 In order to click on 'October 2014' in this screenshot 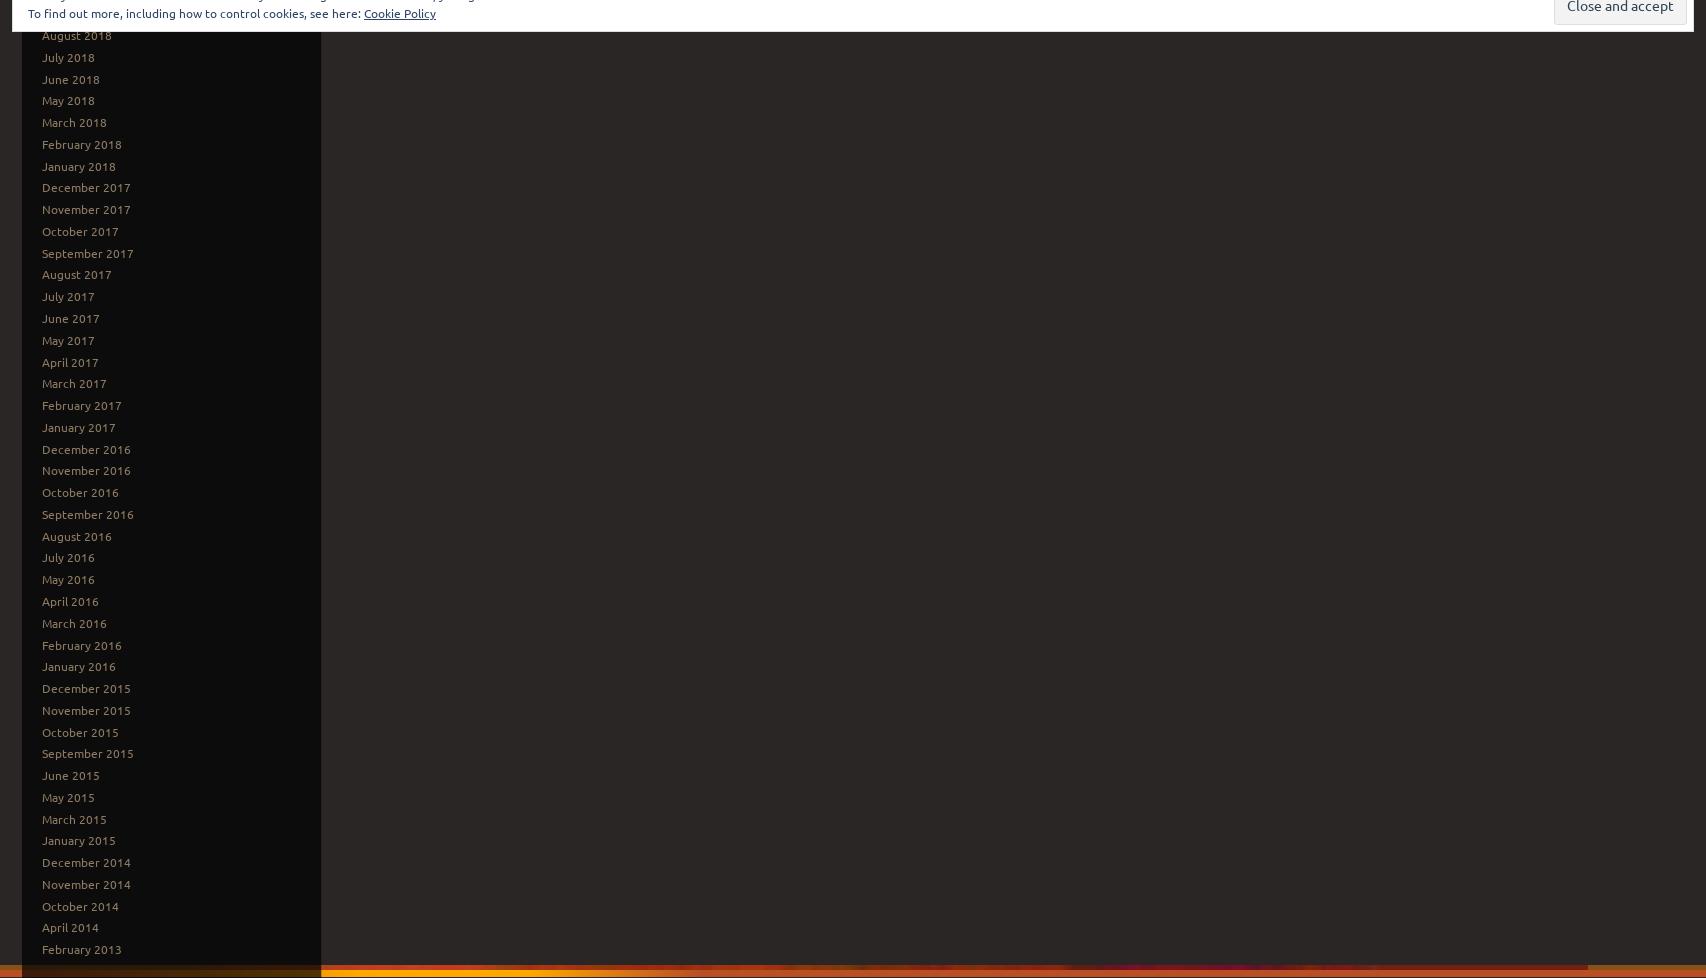, I will do `click(40, 904)`.